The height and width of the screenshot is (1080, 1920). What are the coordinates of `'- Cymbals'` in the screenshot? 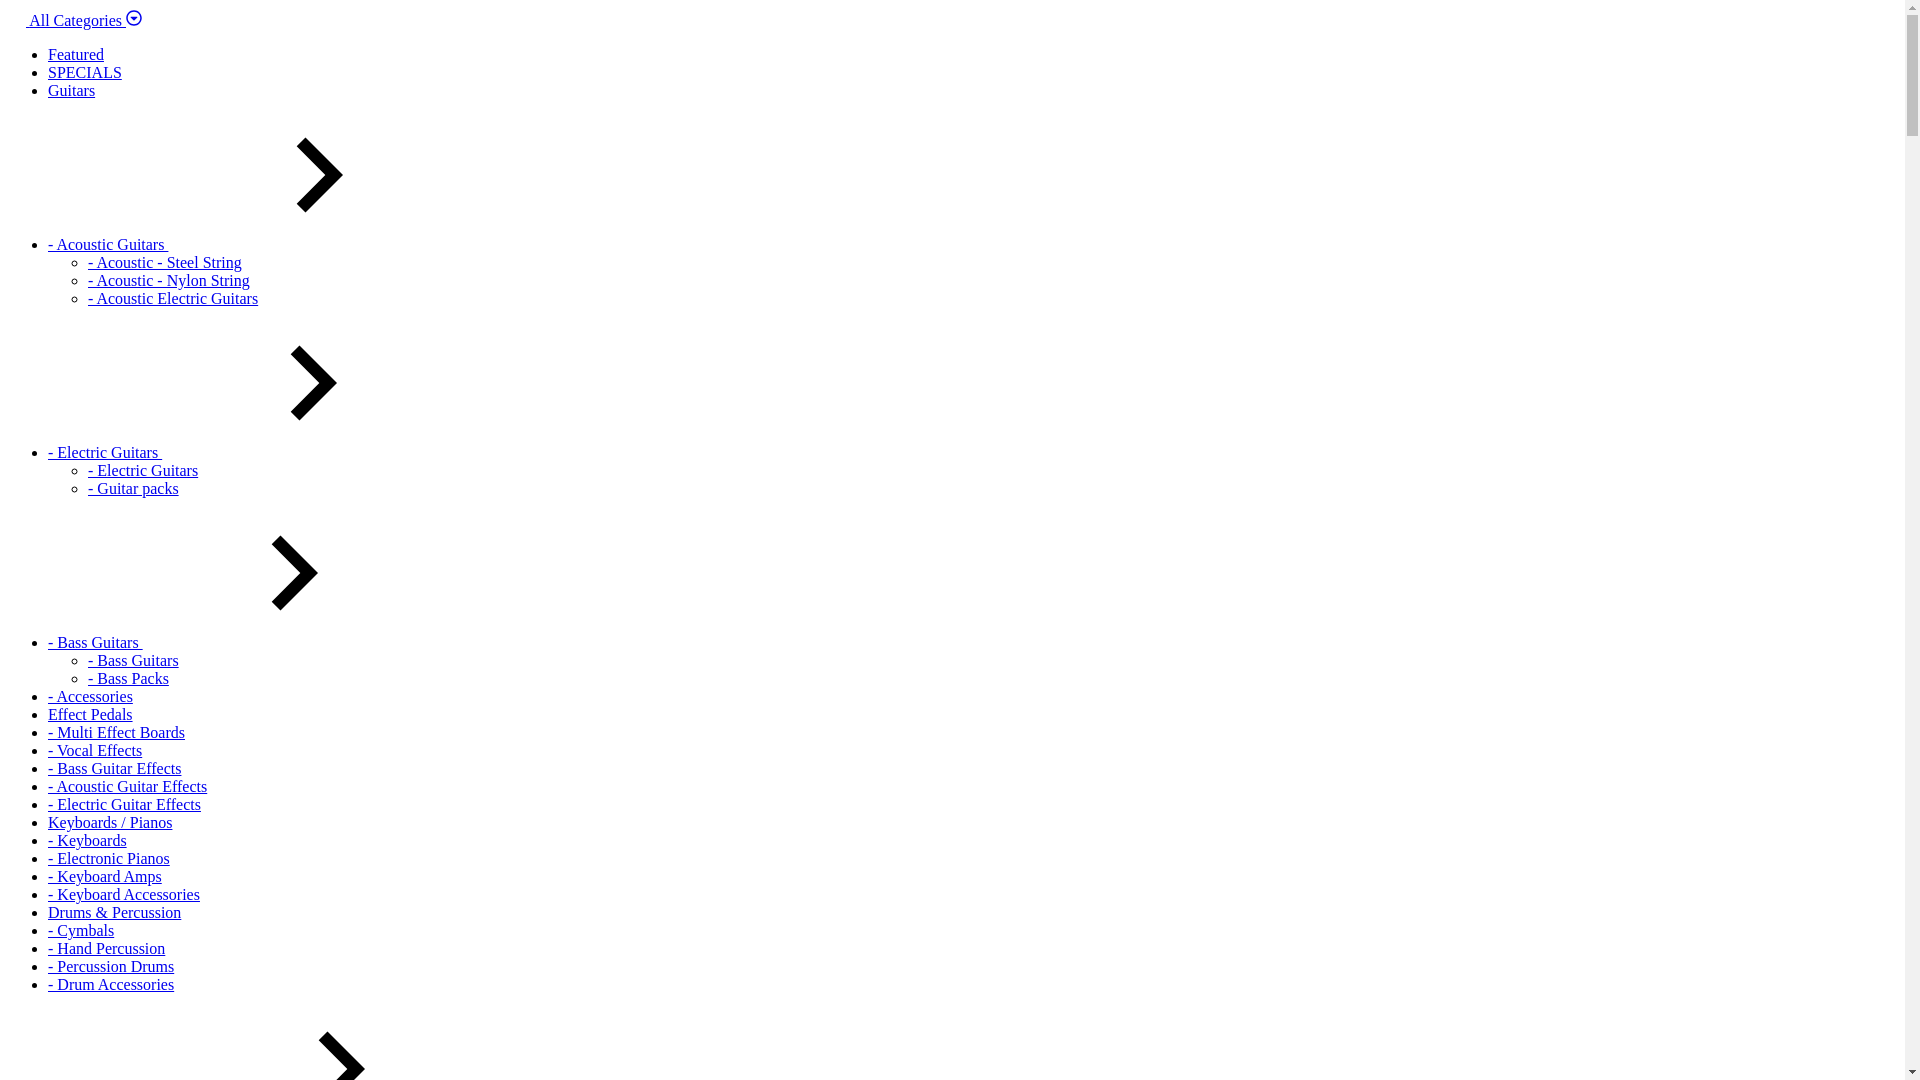 It's located at (80, 930).